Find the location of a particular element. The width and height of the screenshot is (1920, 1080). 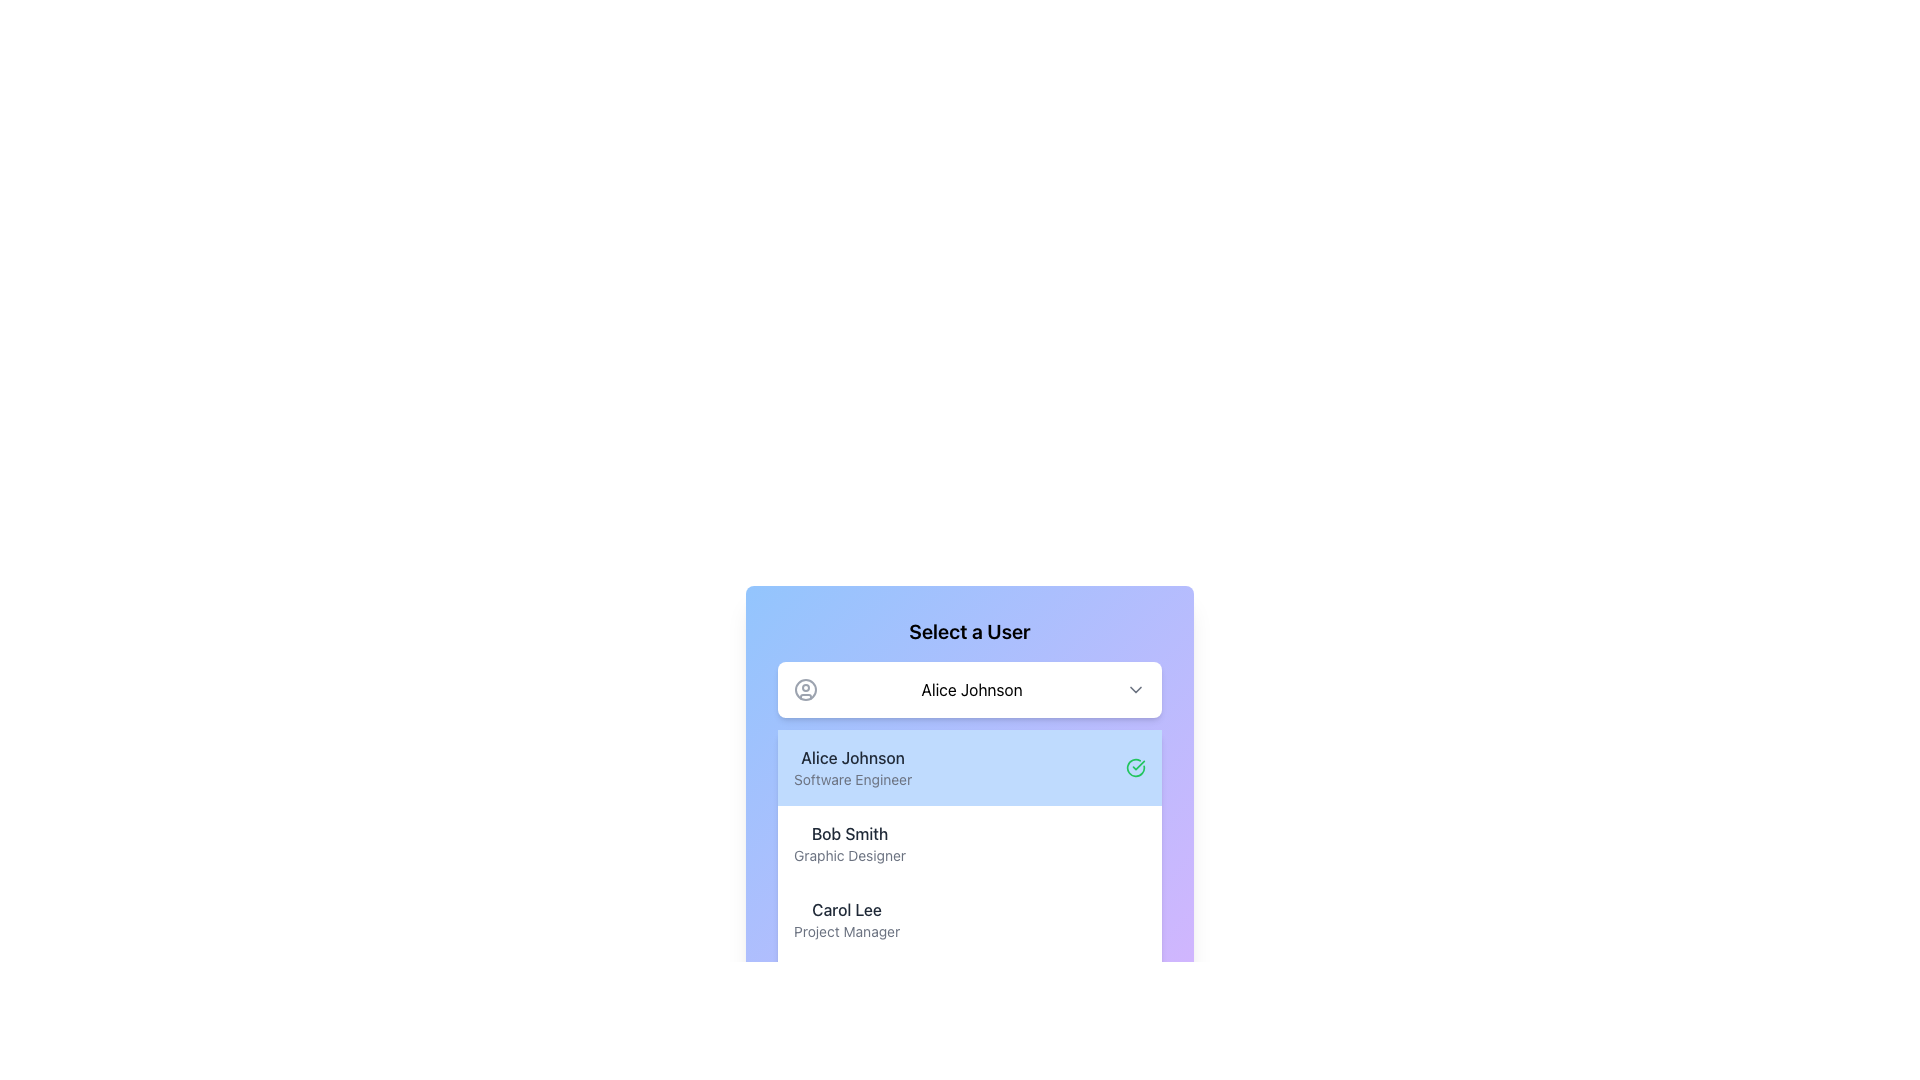

the selectable list item displaying 'Bob Smith' is located at coordinates (969, 844).